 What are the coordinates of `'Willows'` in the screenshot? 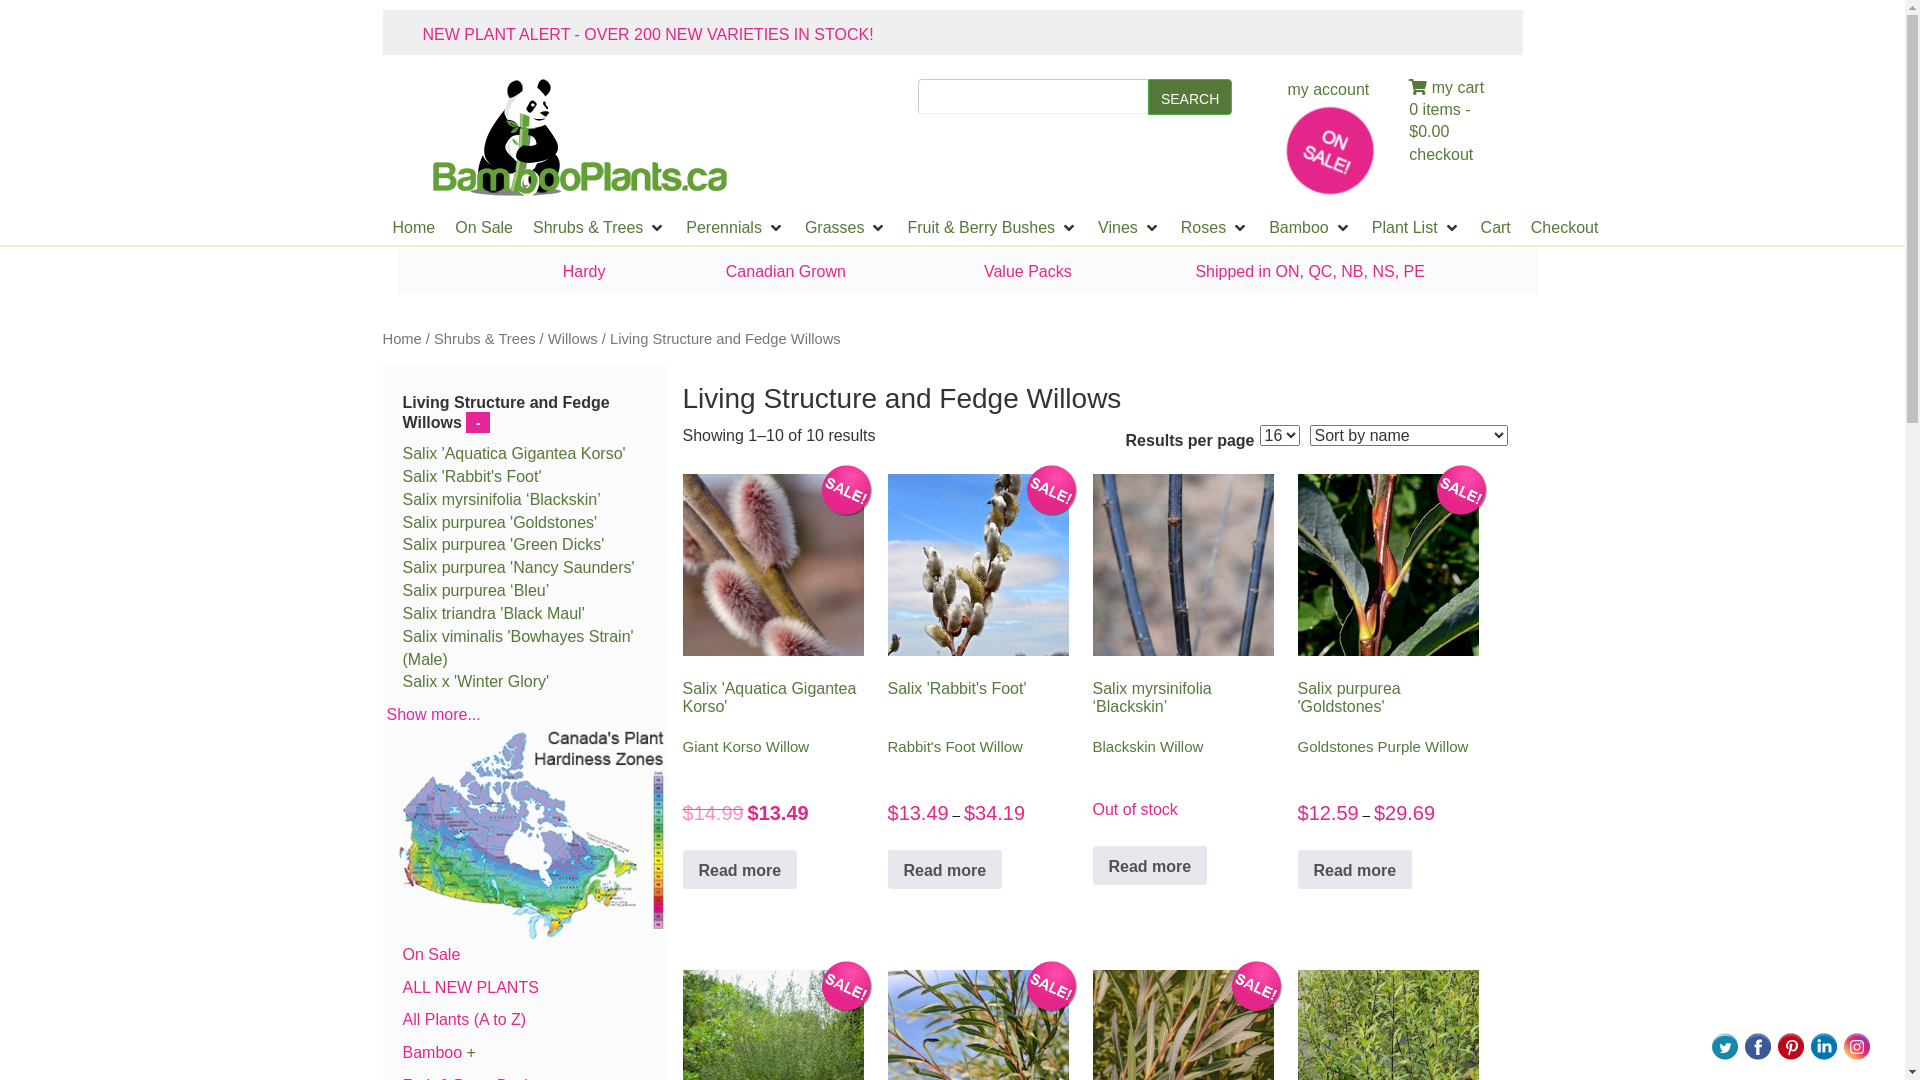 It's located at (571, 338).